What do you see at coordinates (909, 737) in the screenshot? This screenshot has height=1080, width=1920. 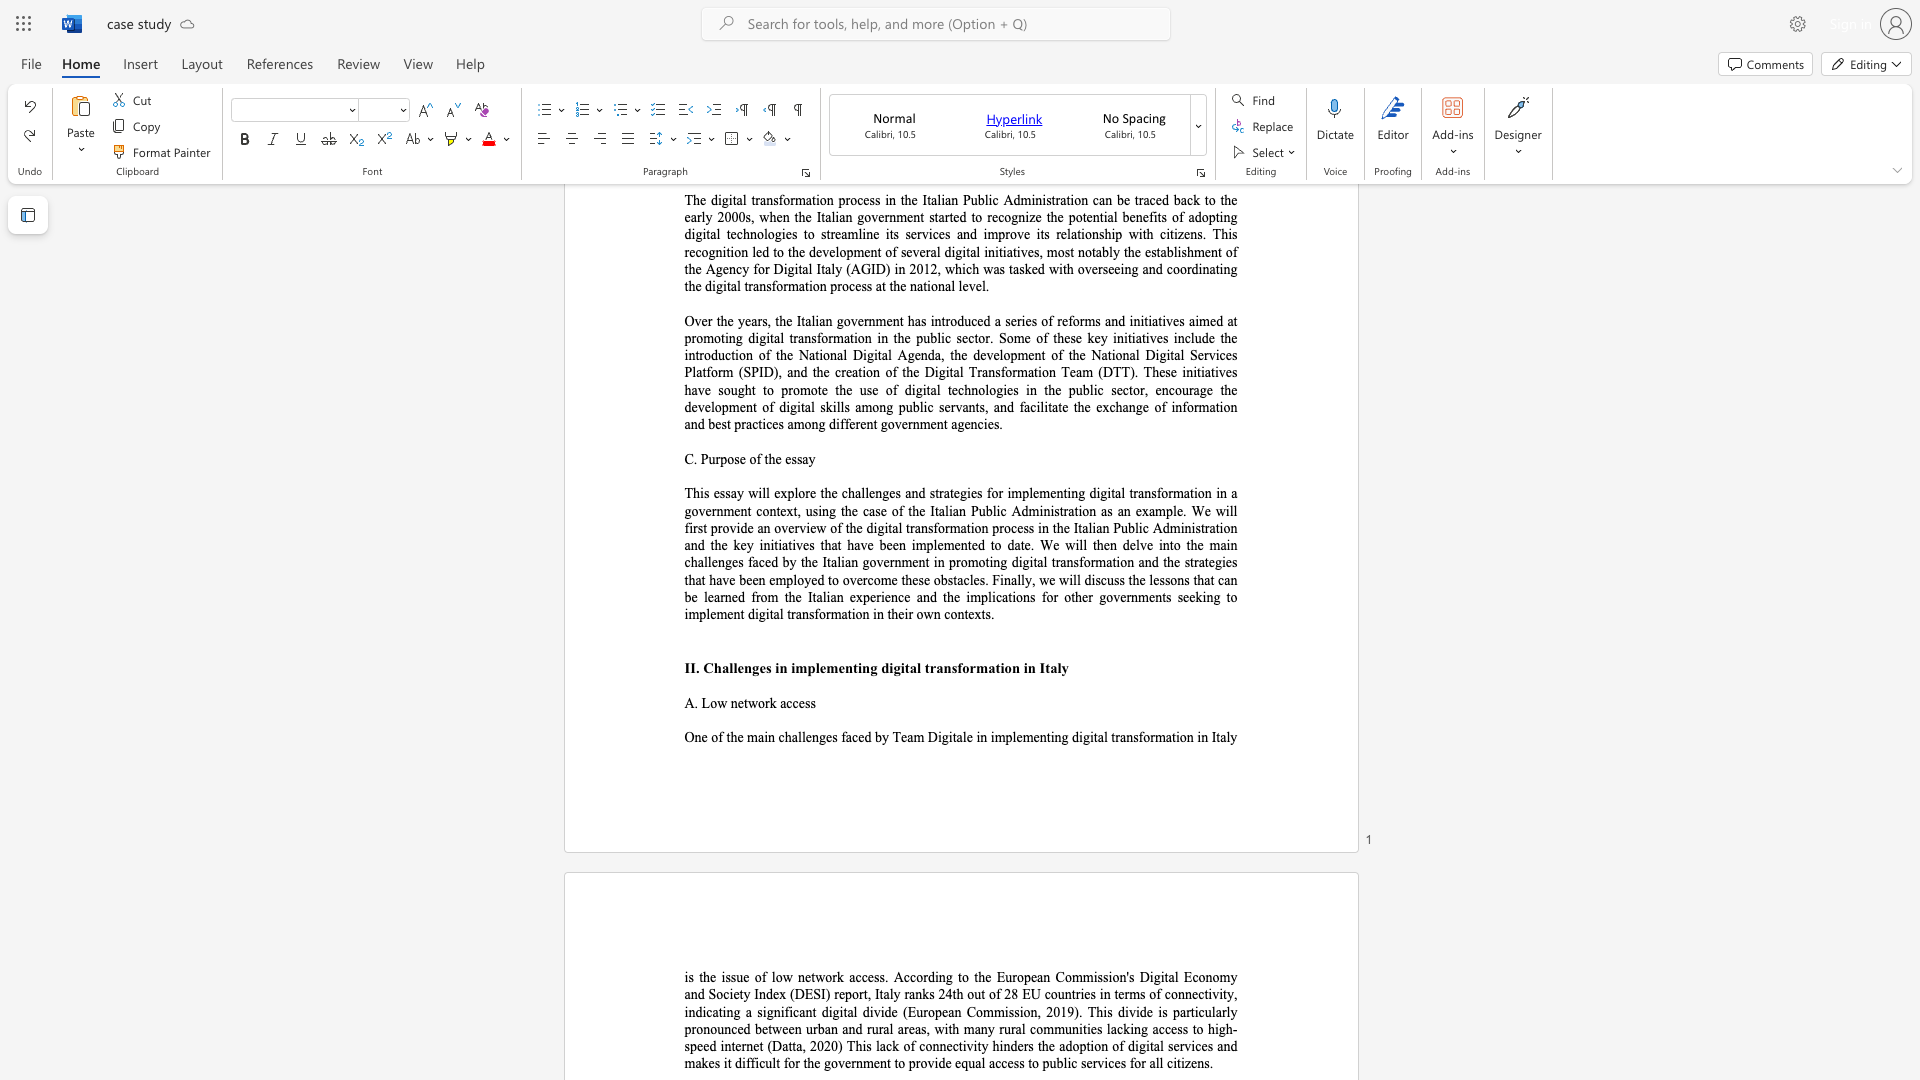 I see `the 4th character "a" in the text` at bounding box center [909, 737].